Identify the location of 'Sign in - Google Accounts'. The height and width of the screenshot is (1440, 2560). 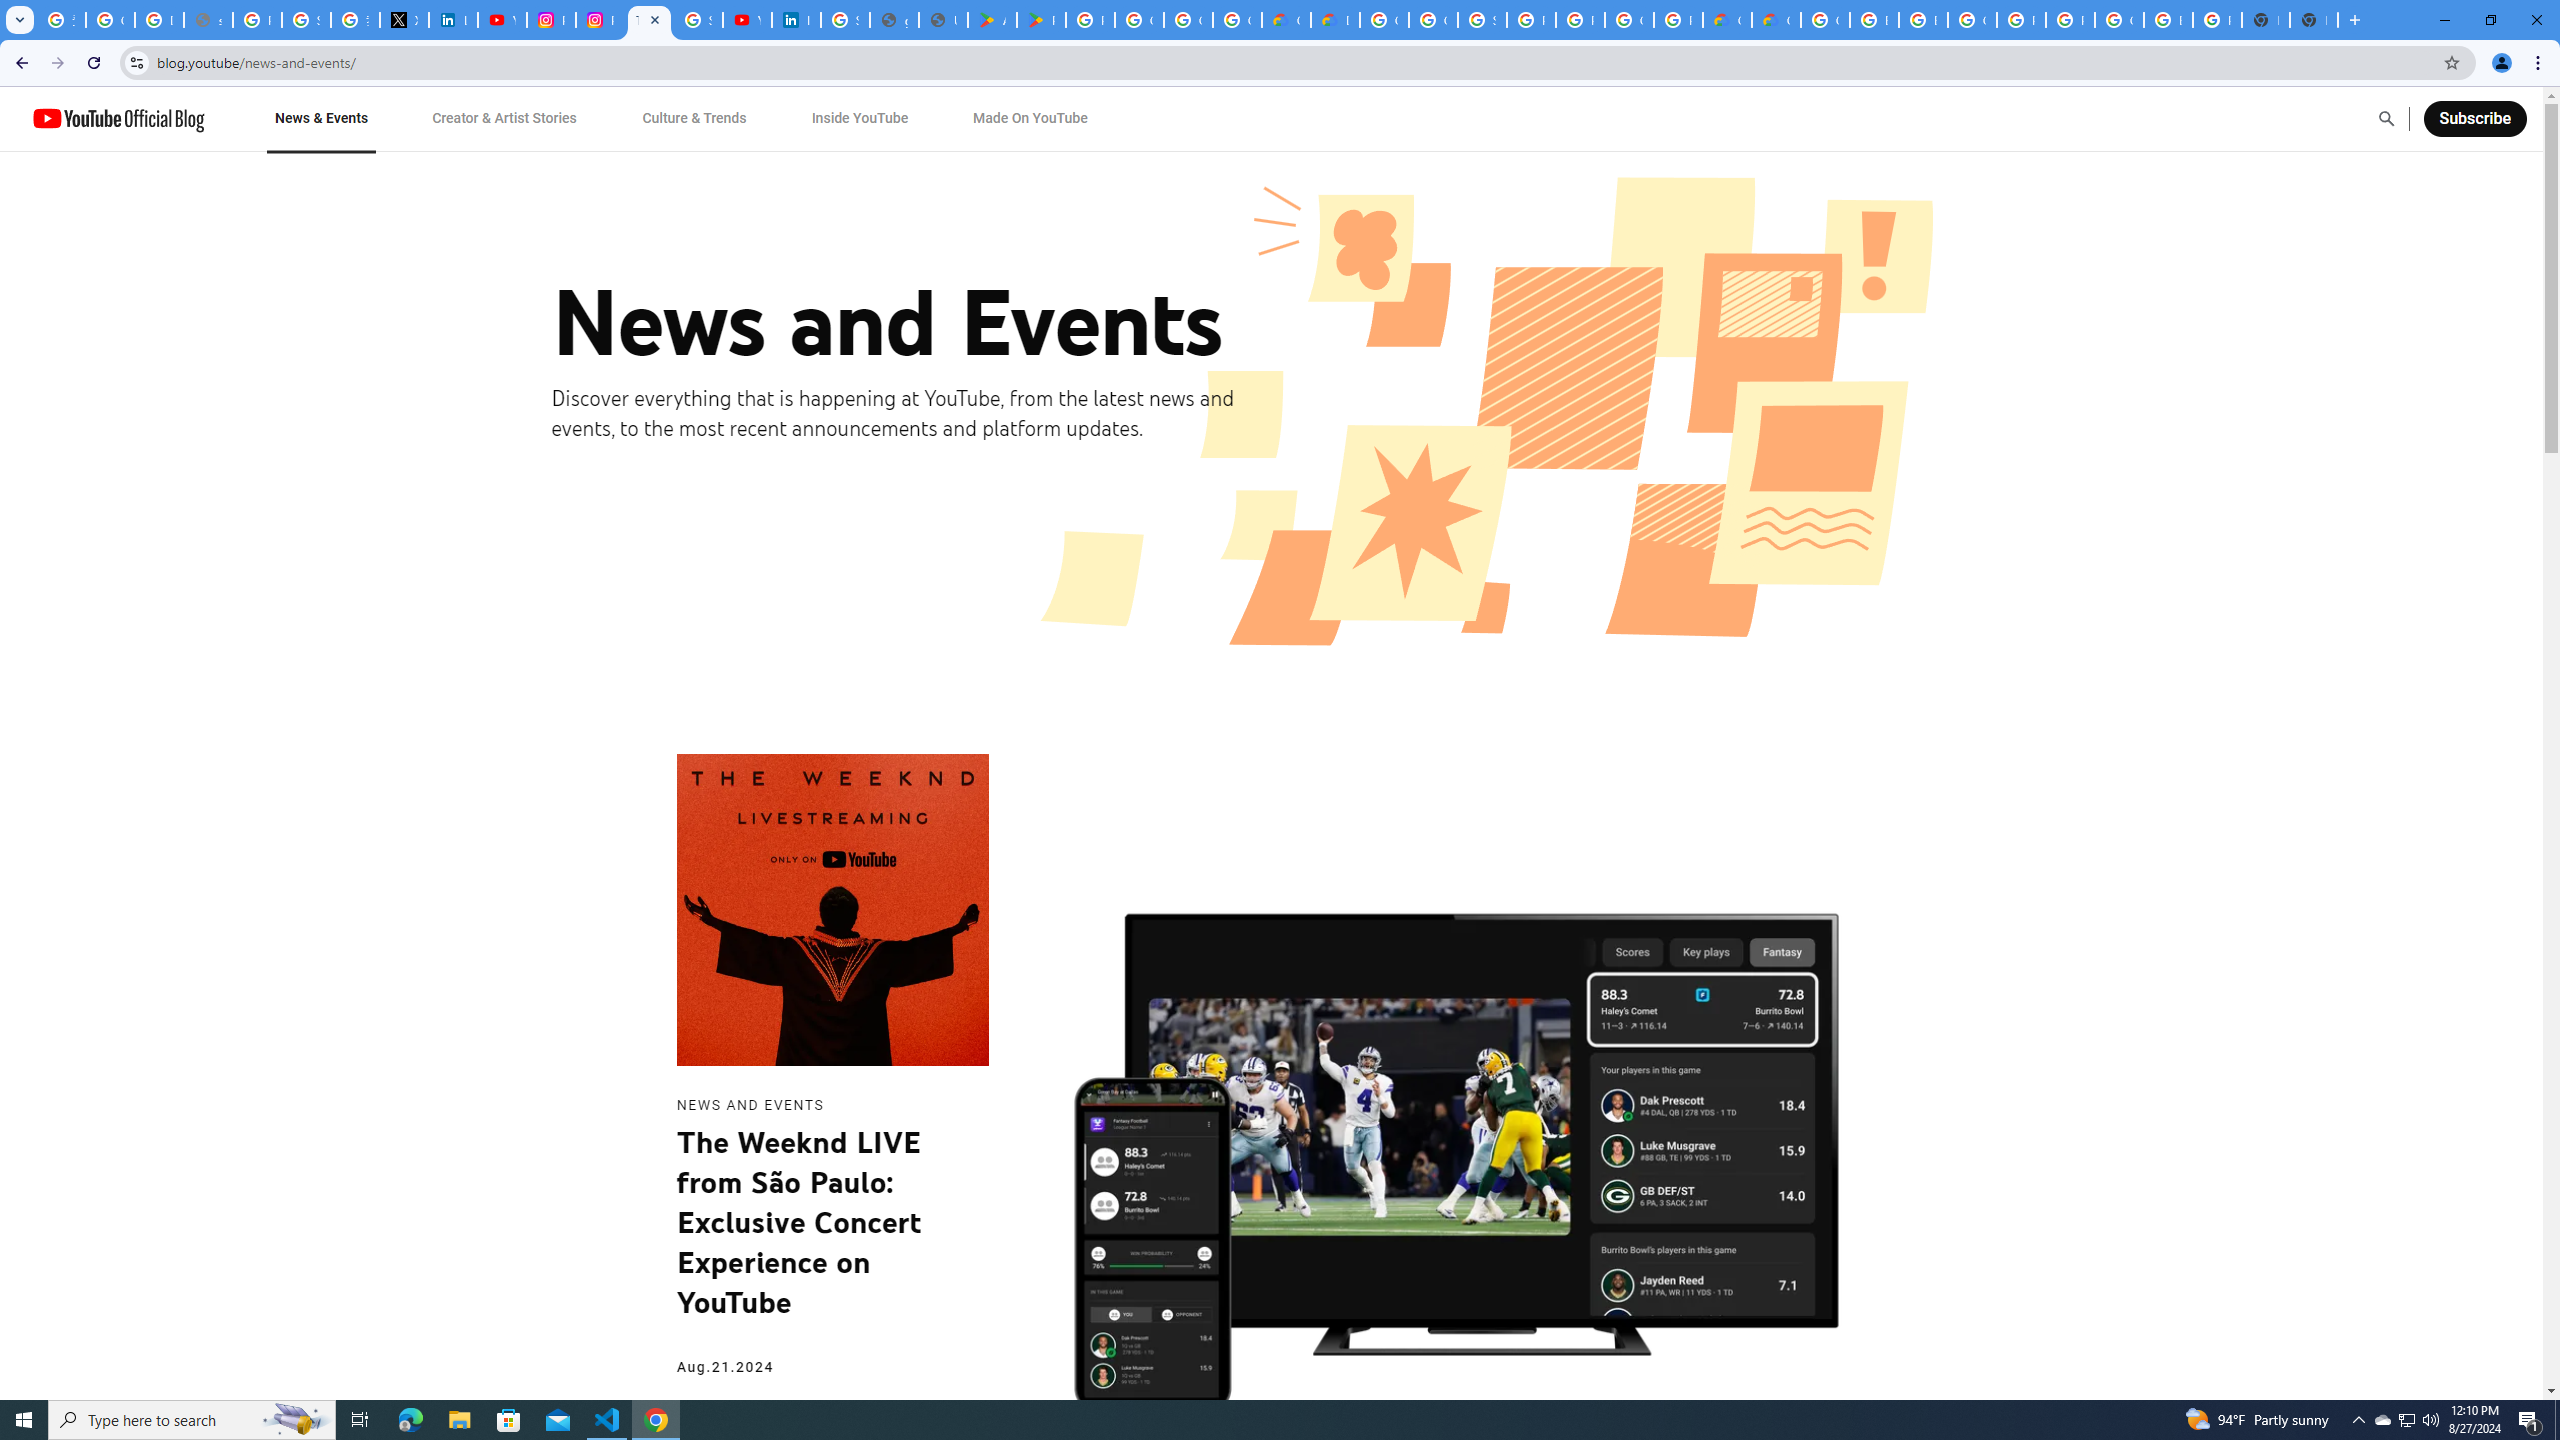
(843, 19).